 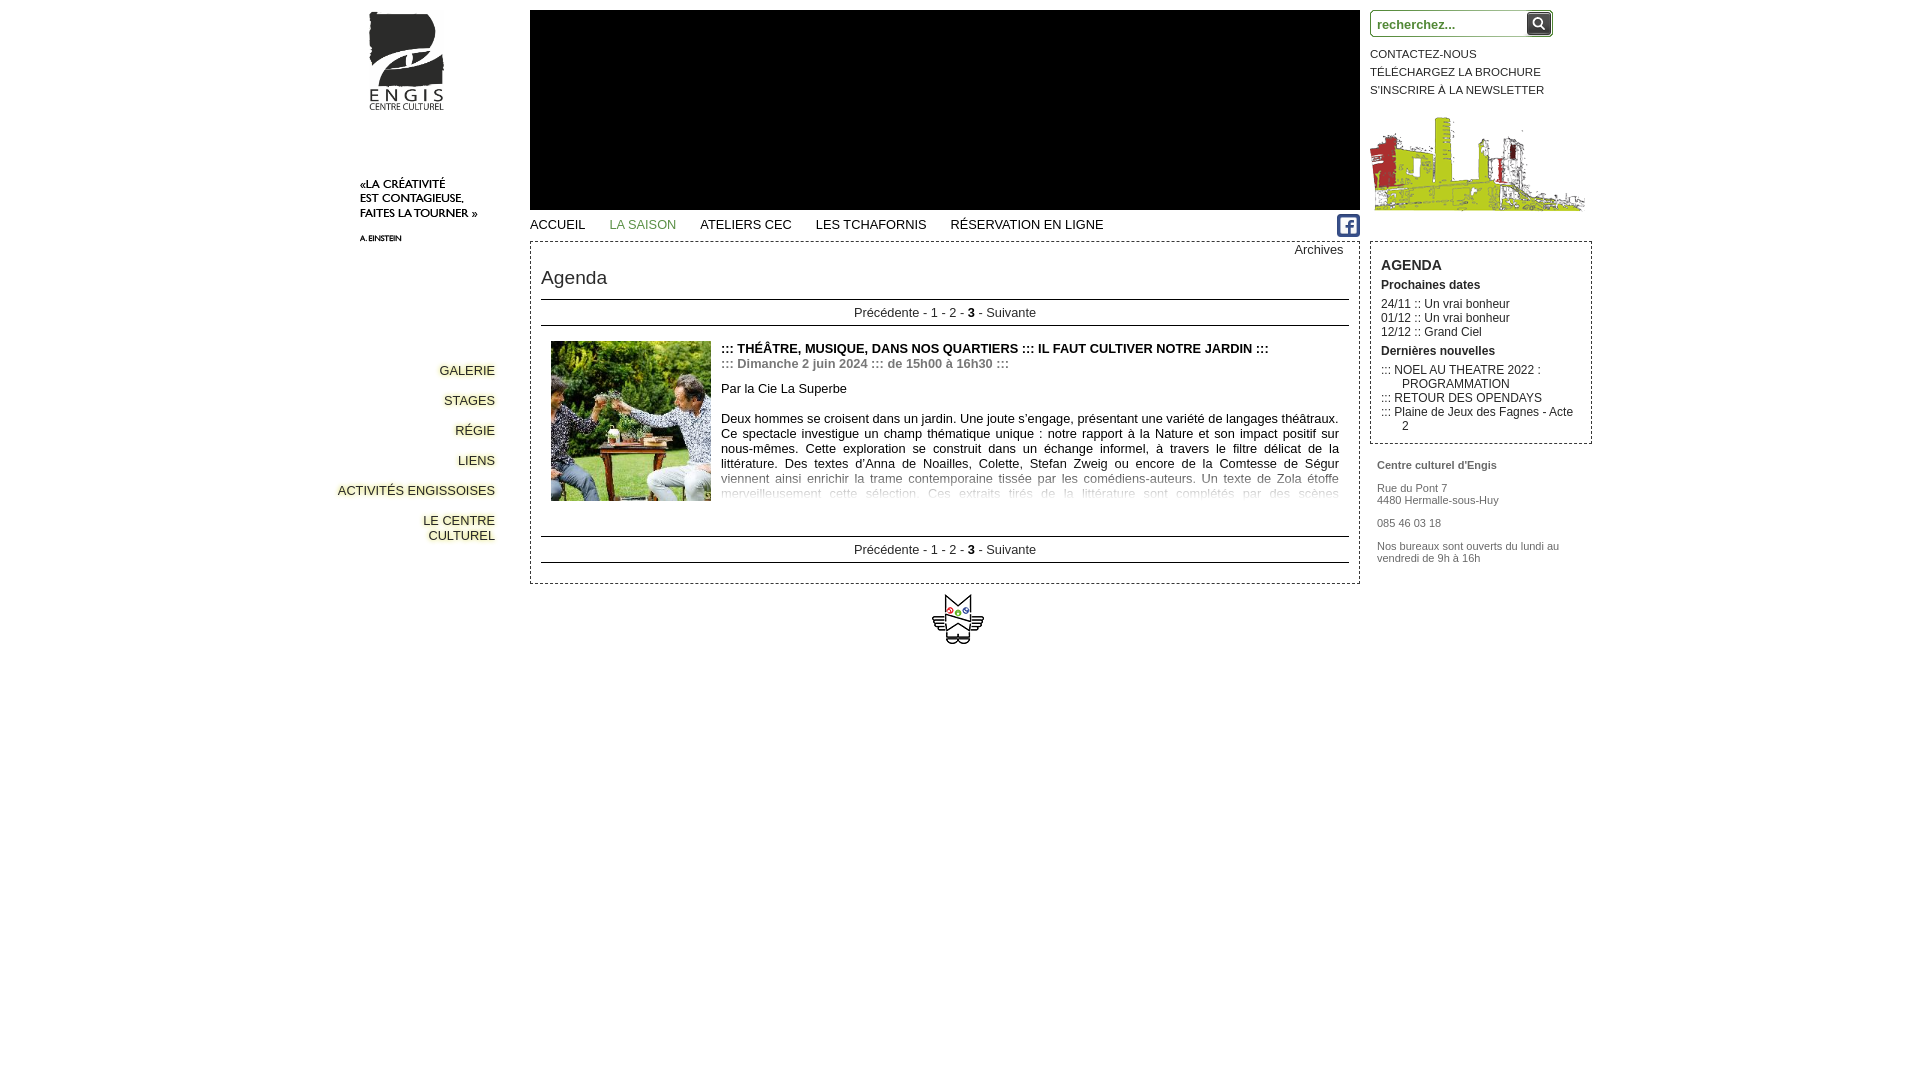 What do you see at coordinates (933, 312) in the screenshot?
I see `'1'` at bounding box center [933, 312].